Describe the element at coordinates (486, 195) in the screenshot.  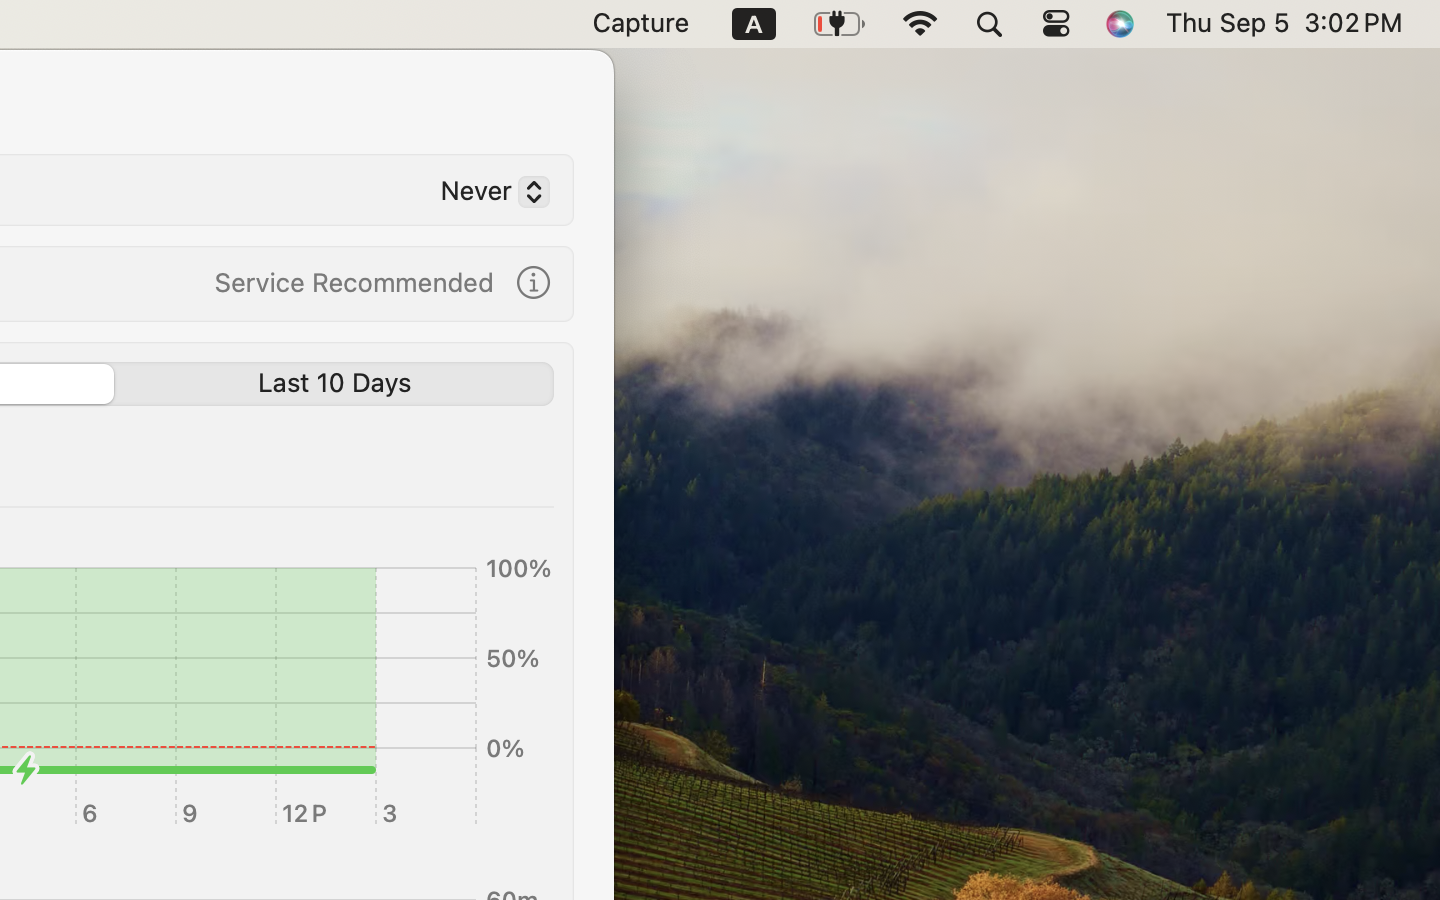
I see `'Never'` at that location.